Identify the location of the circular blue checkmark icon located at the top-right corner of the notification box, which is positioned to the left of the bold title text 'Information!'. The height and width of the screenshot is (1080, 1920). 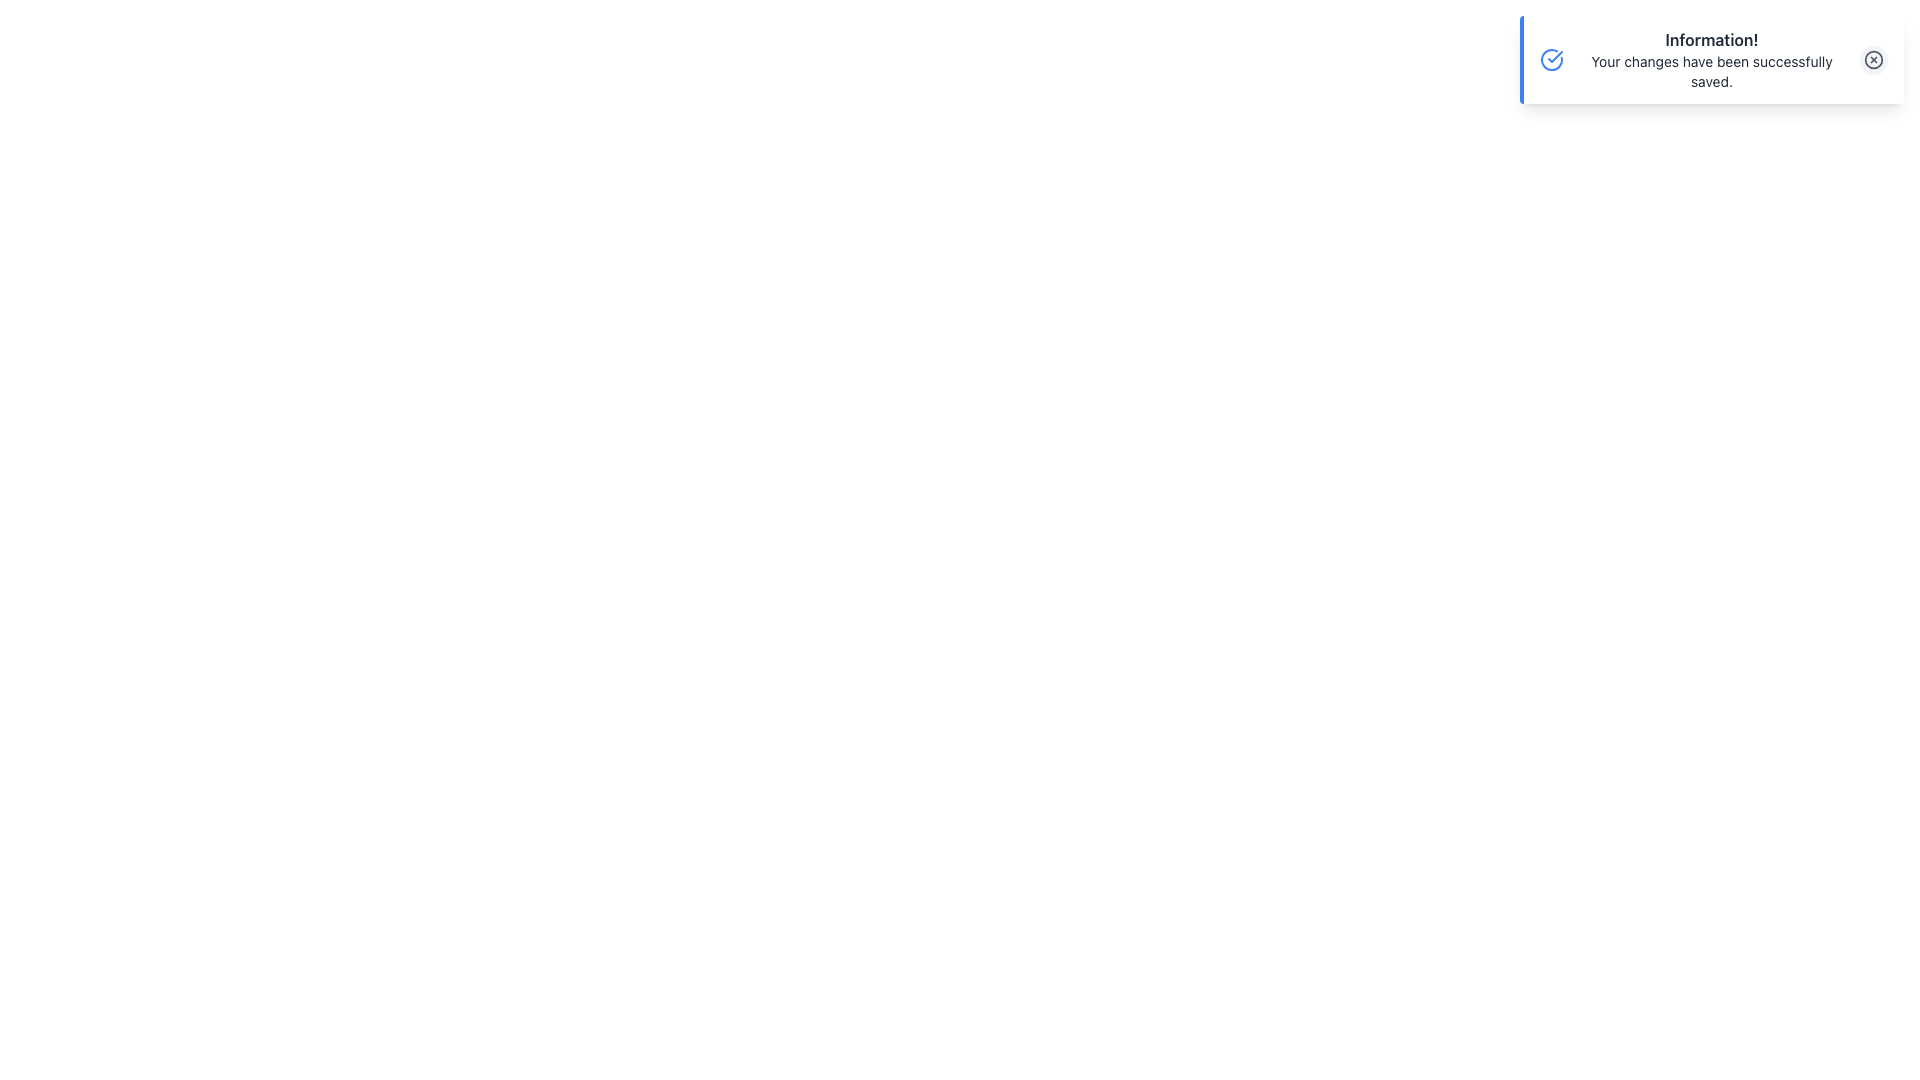
(1550, 59).